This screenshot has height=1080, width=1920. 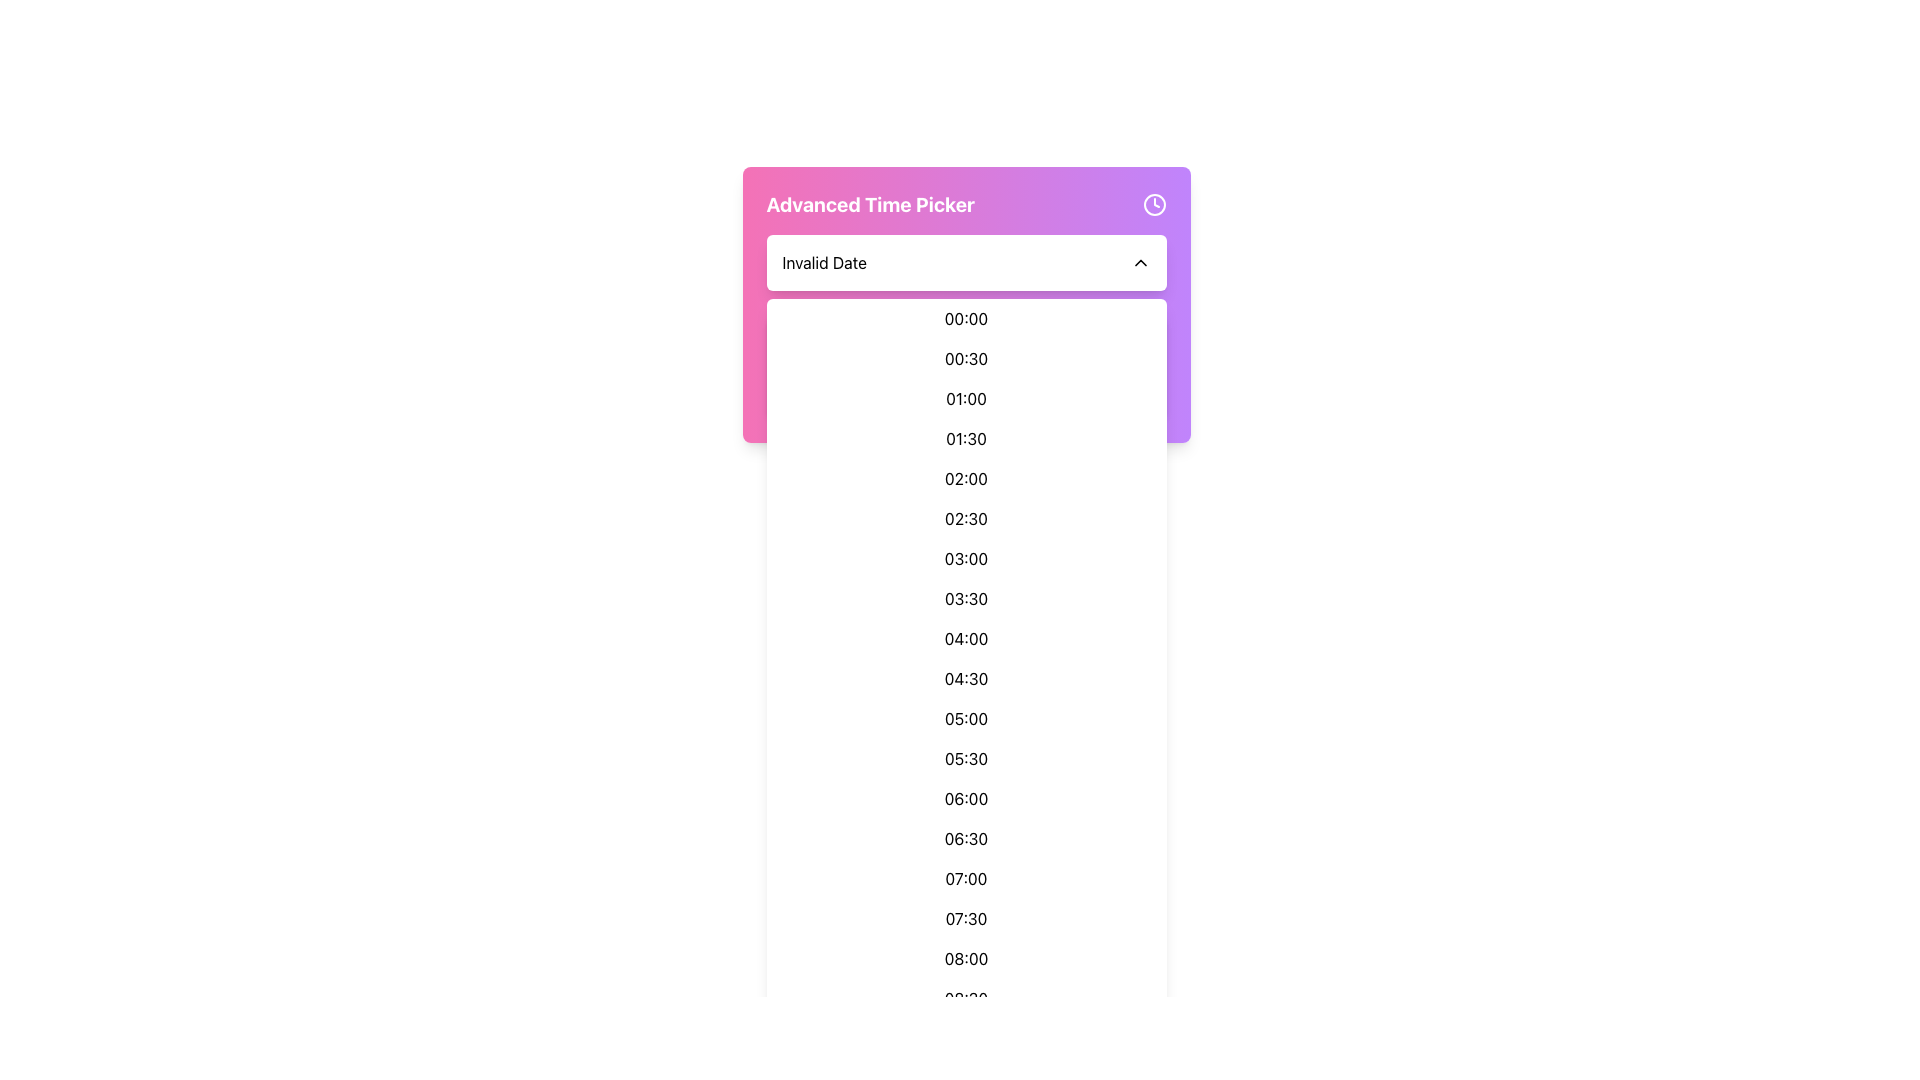 What do you see at coordinates (966, 393) in the screenshot?
I see `the static text label that instructs users to use a picker dropdown to adjust the time, located below the text 'The selected time is Invalid Date (Afternoon).'` at bounding box center [966, 393].